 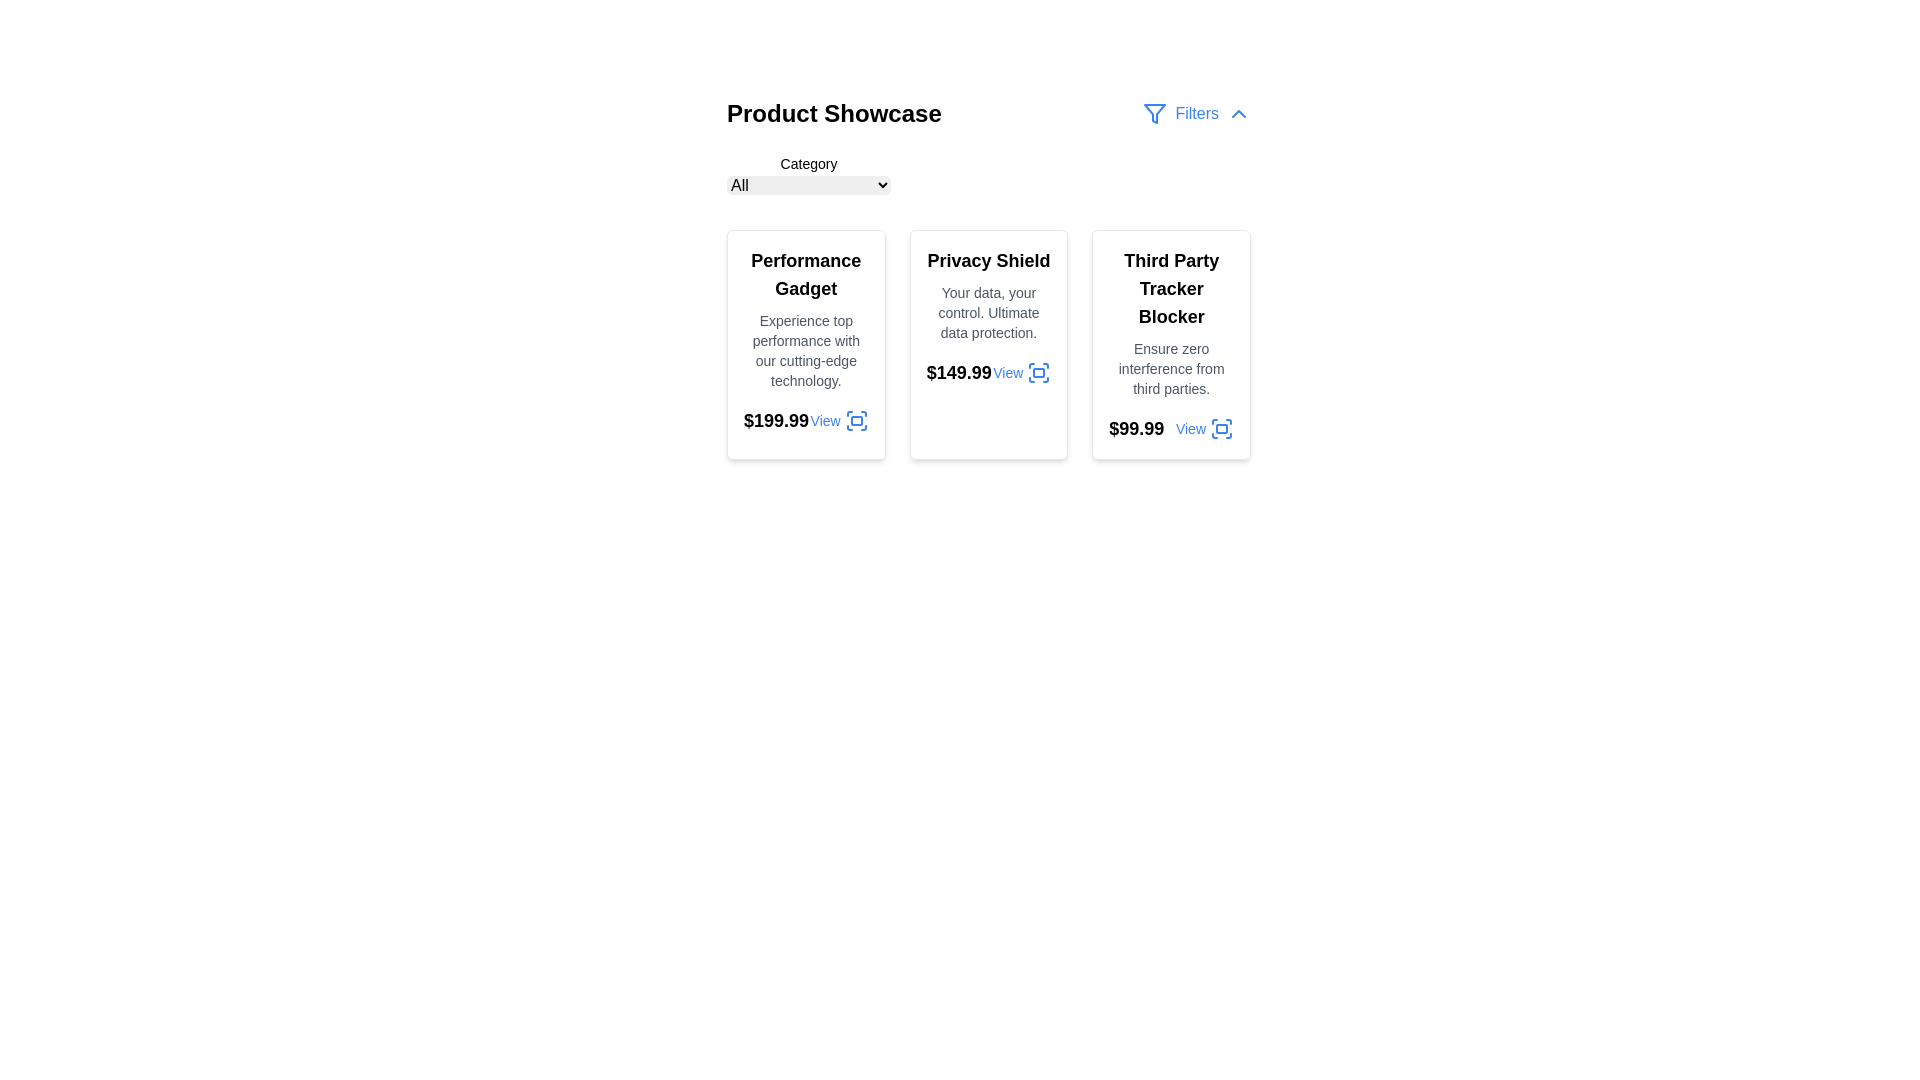 I want to click on the fullscreen icon adjacent to the 'View' hyperlink in the third card titled 'Third Party Tracker Blocker' to activate keyboard accessibility, so click(x=1221, y=427).